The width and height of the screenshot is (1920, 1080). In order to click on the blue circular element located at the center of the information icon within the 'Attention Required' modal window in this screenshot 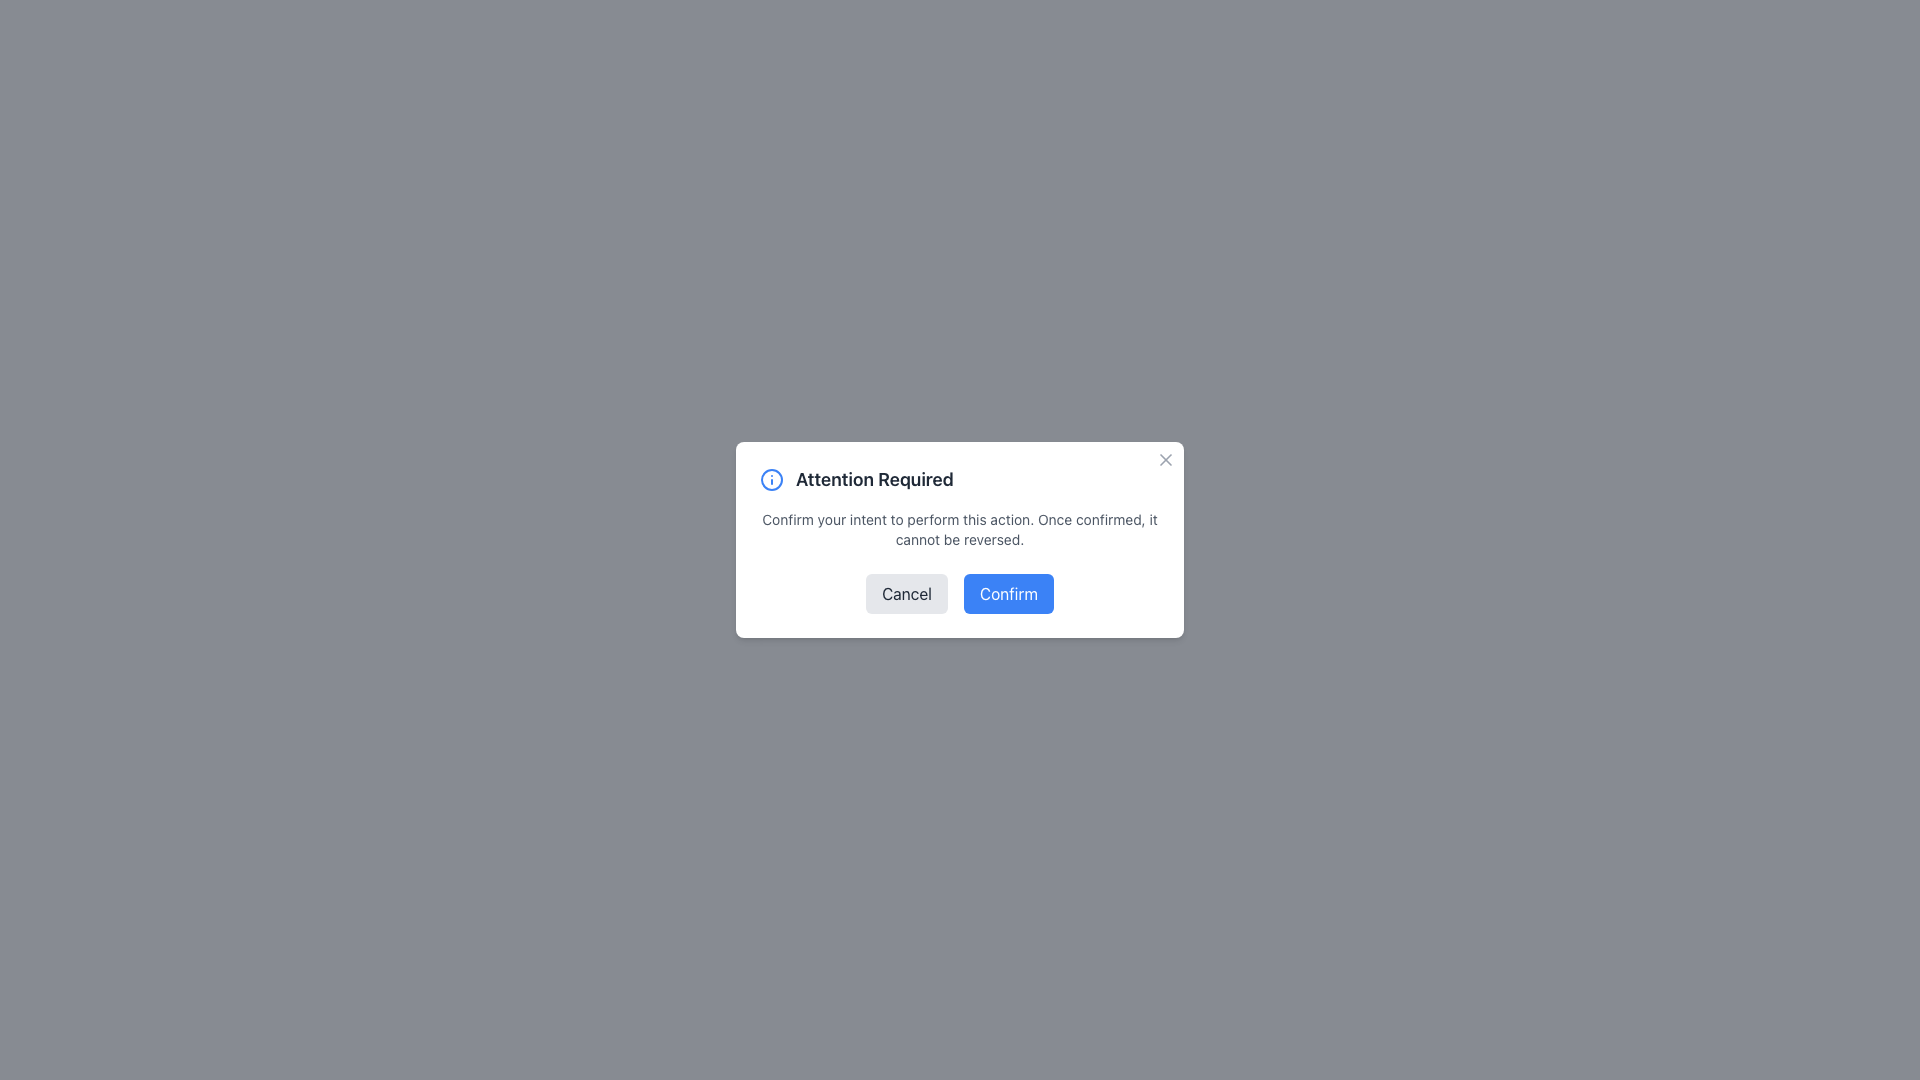, I will do `click(771, 479)`.